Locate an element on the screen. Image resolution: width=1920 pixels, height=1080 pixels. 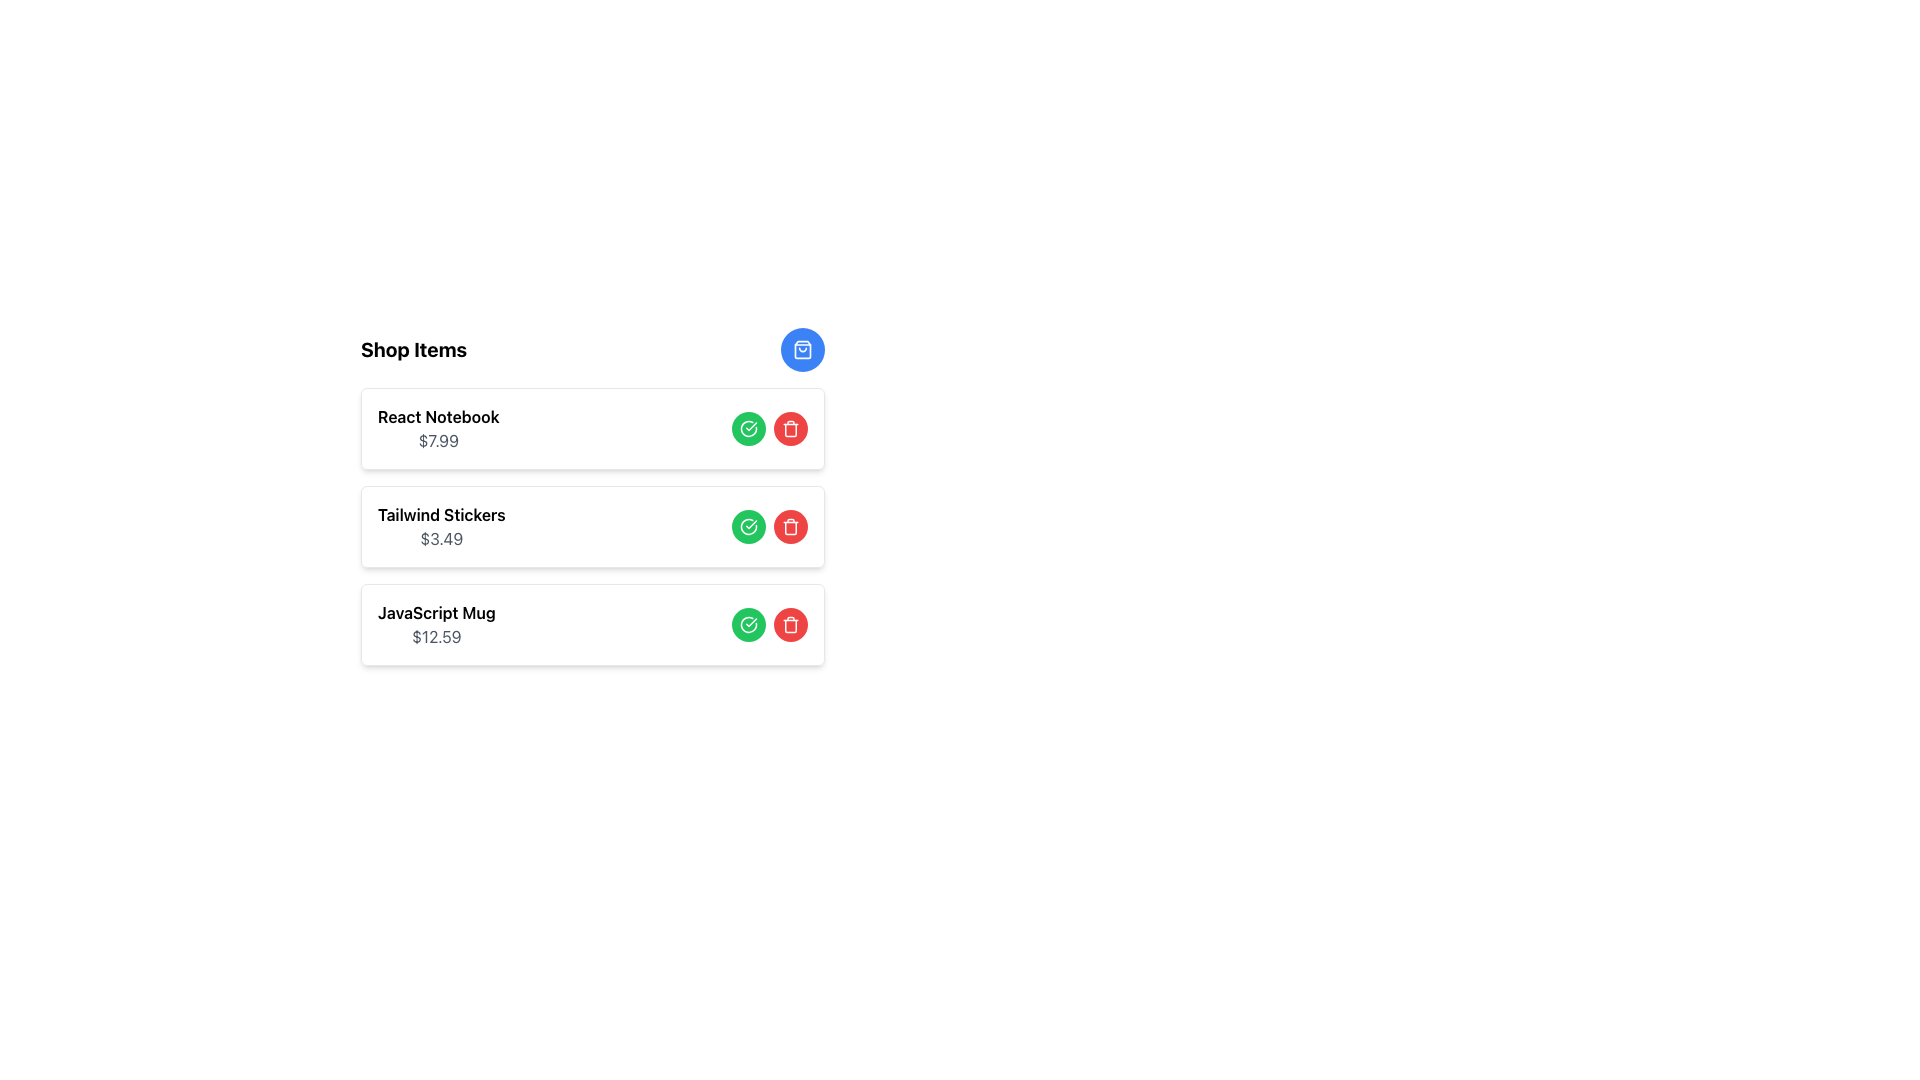
text displayed in the Text Display element that shows the name and price of the first product item in the shopping list is located at coordinates (437, 427).